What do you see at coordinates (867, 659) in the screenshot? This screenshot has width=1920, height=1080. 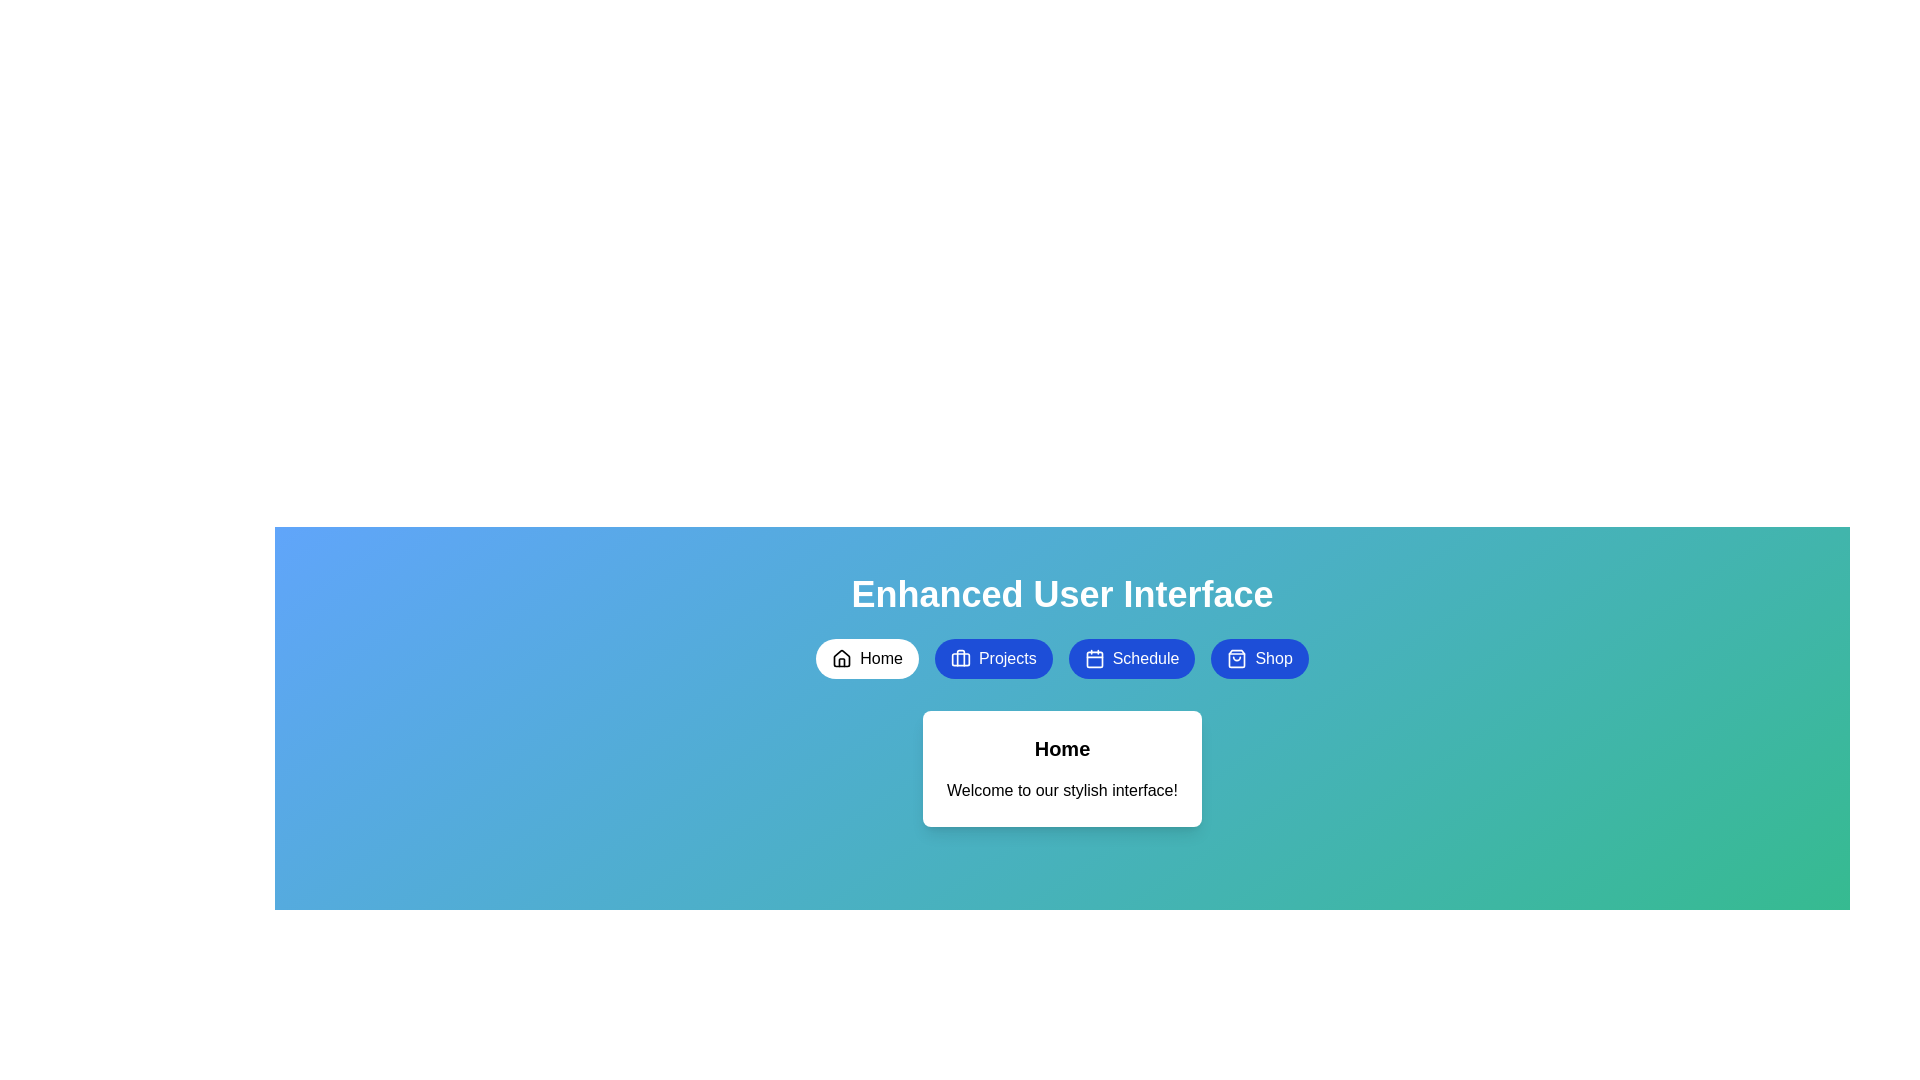 I see `the button labeled Home to observe the hover effect` at bounding box center [867, 659].